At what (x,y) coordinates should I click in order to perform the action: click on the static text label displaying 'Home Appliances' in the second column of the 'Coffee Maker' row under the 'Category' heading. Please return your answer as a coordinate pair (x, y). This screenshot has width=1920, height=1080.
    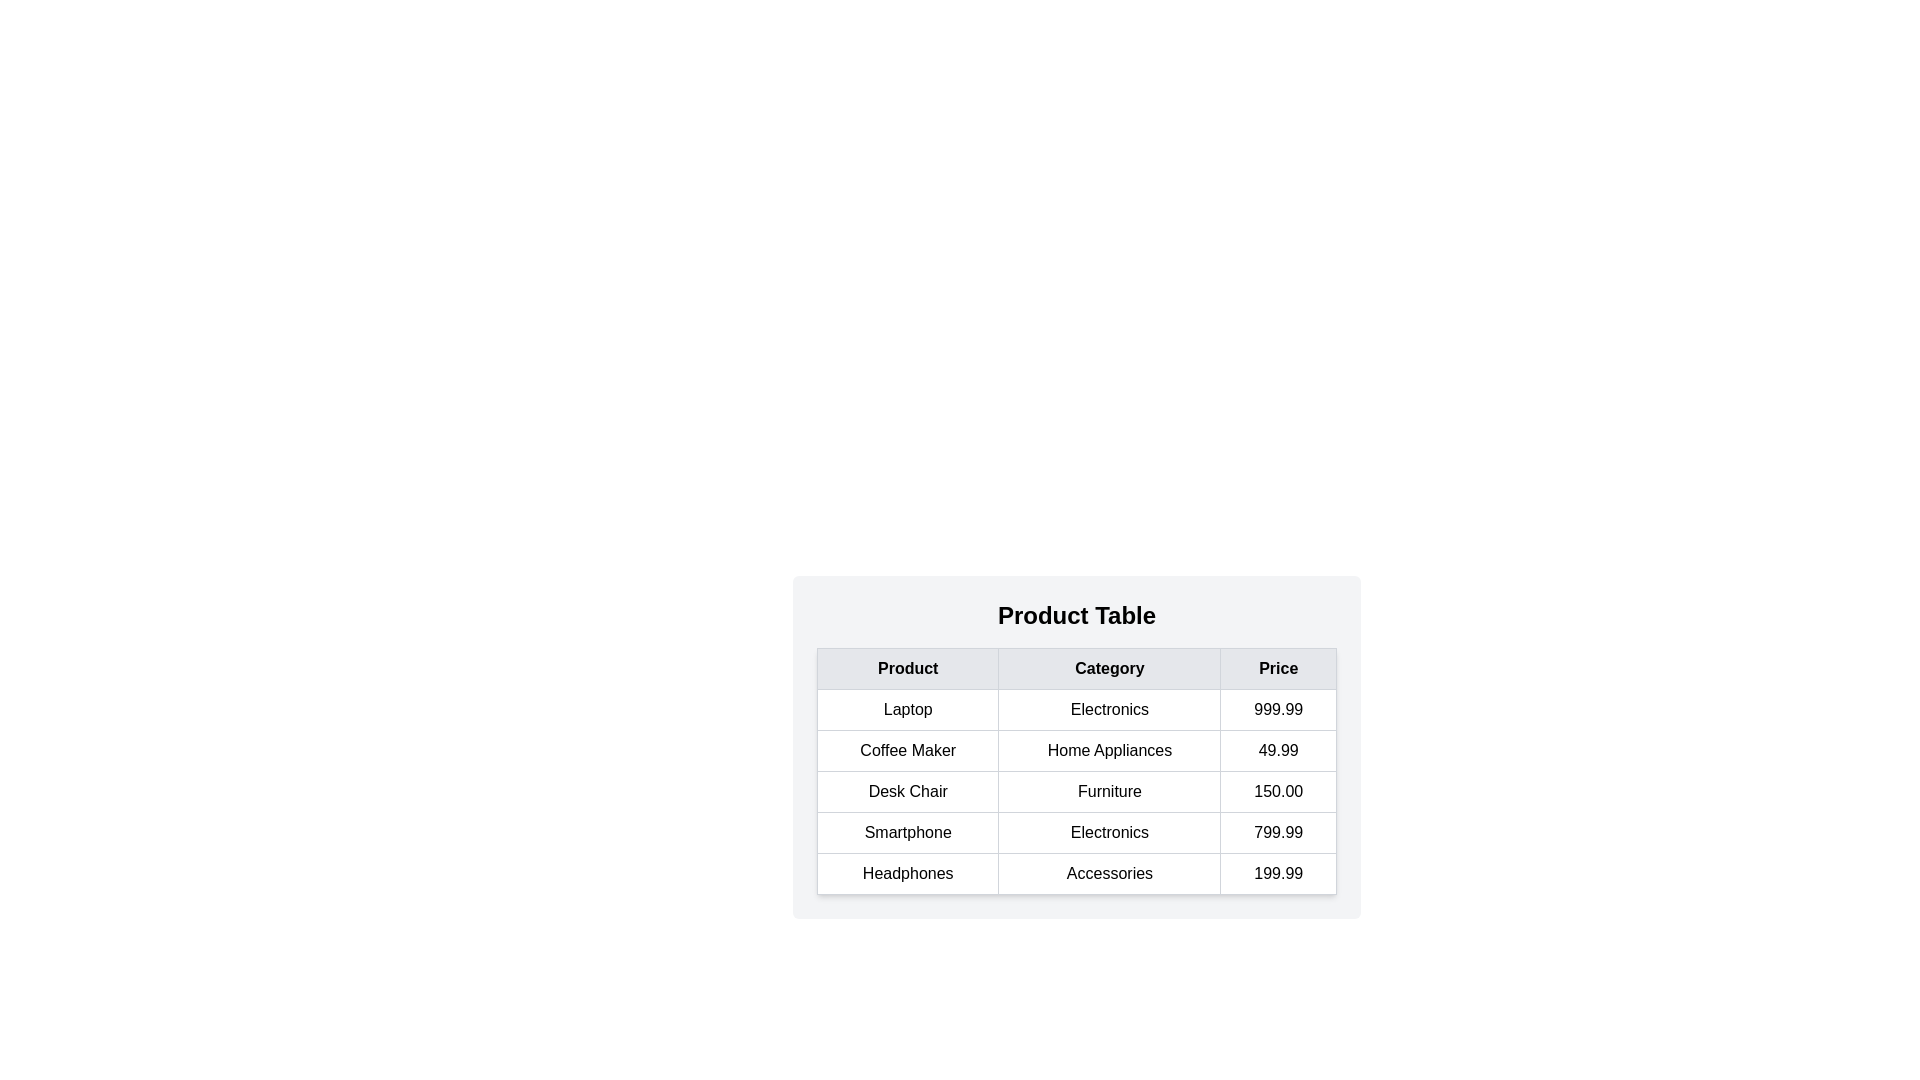
    Looking at the image, I should click on (1108, 751).